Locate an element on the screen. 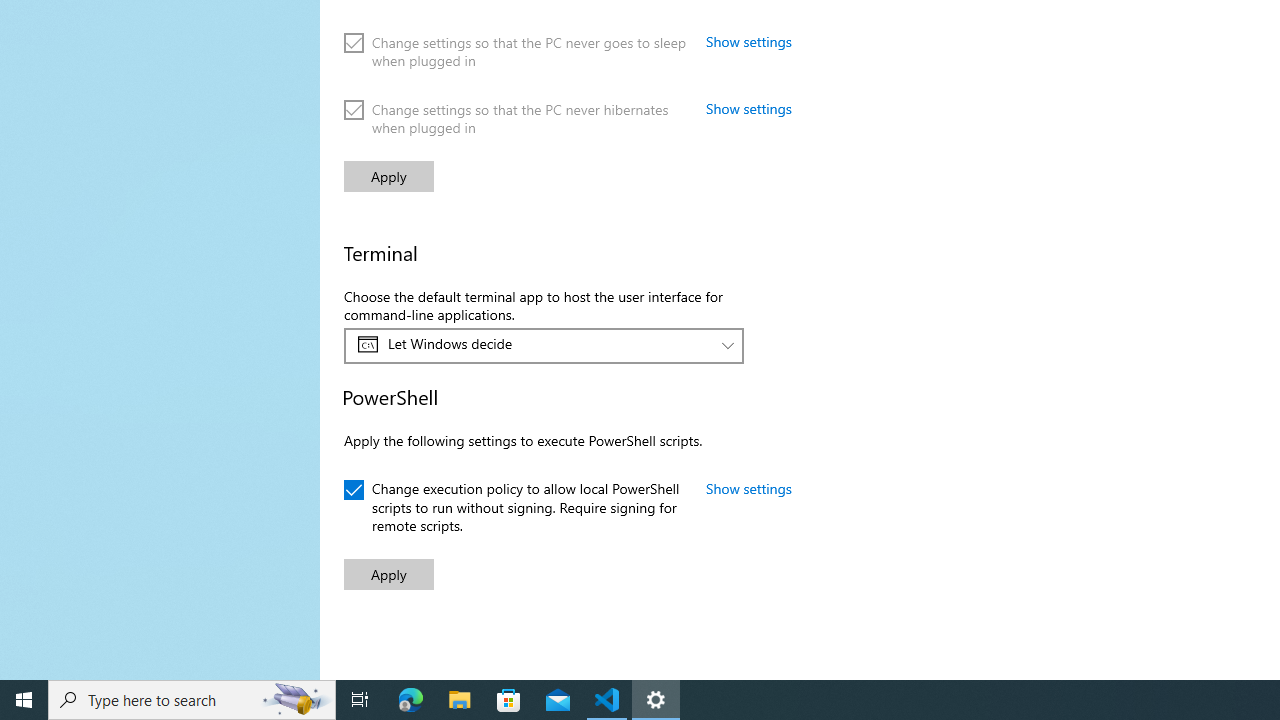  'Settings - 1 running window' is located at coordinates (656, 698).